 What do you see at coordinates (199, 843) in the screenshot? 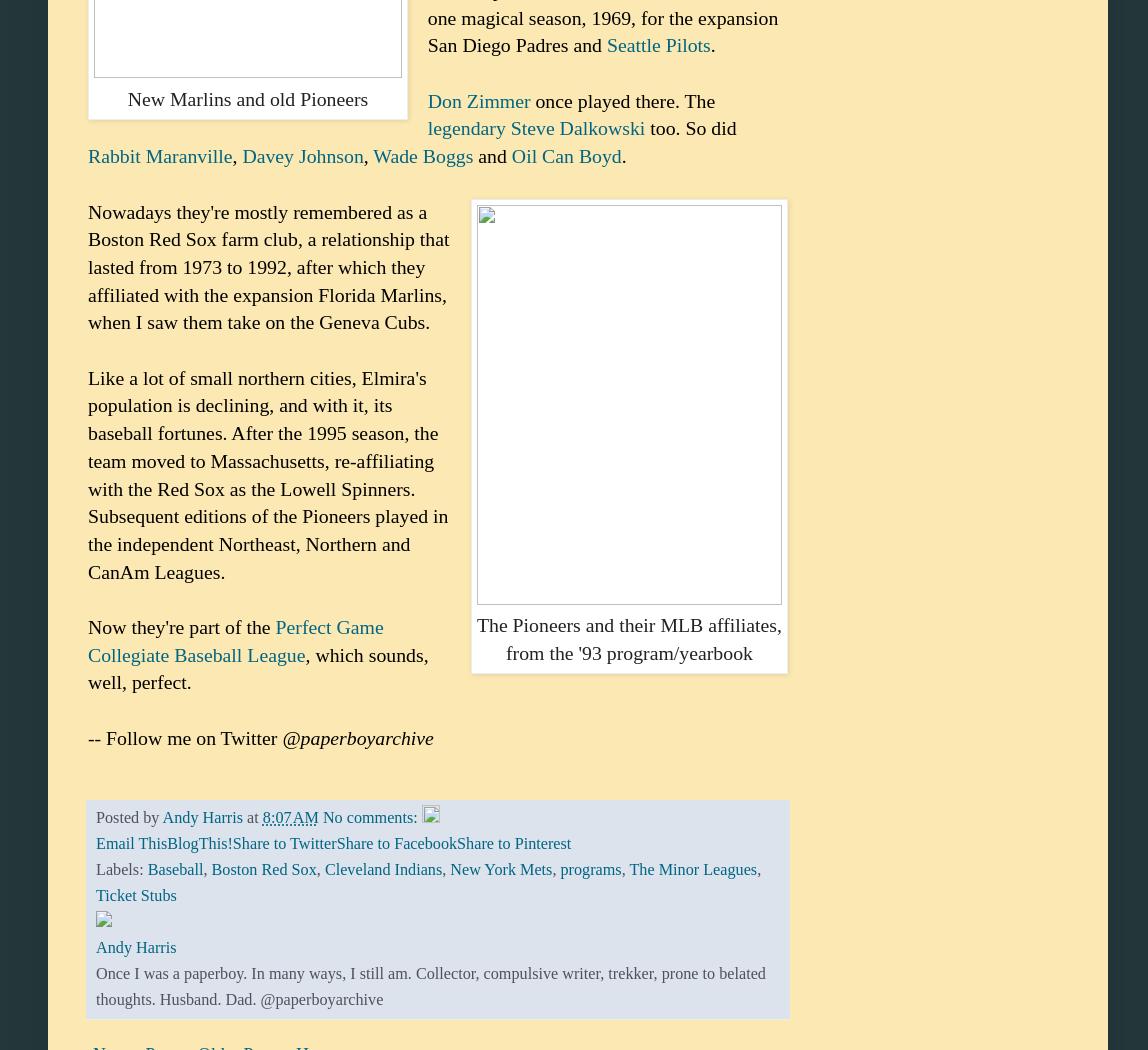
I see `'BlogThis!'` at bounding box center [199, 843].